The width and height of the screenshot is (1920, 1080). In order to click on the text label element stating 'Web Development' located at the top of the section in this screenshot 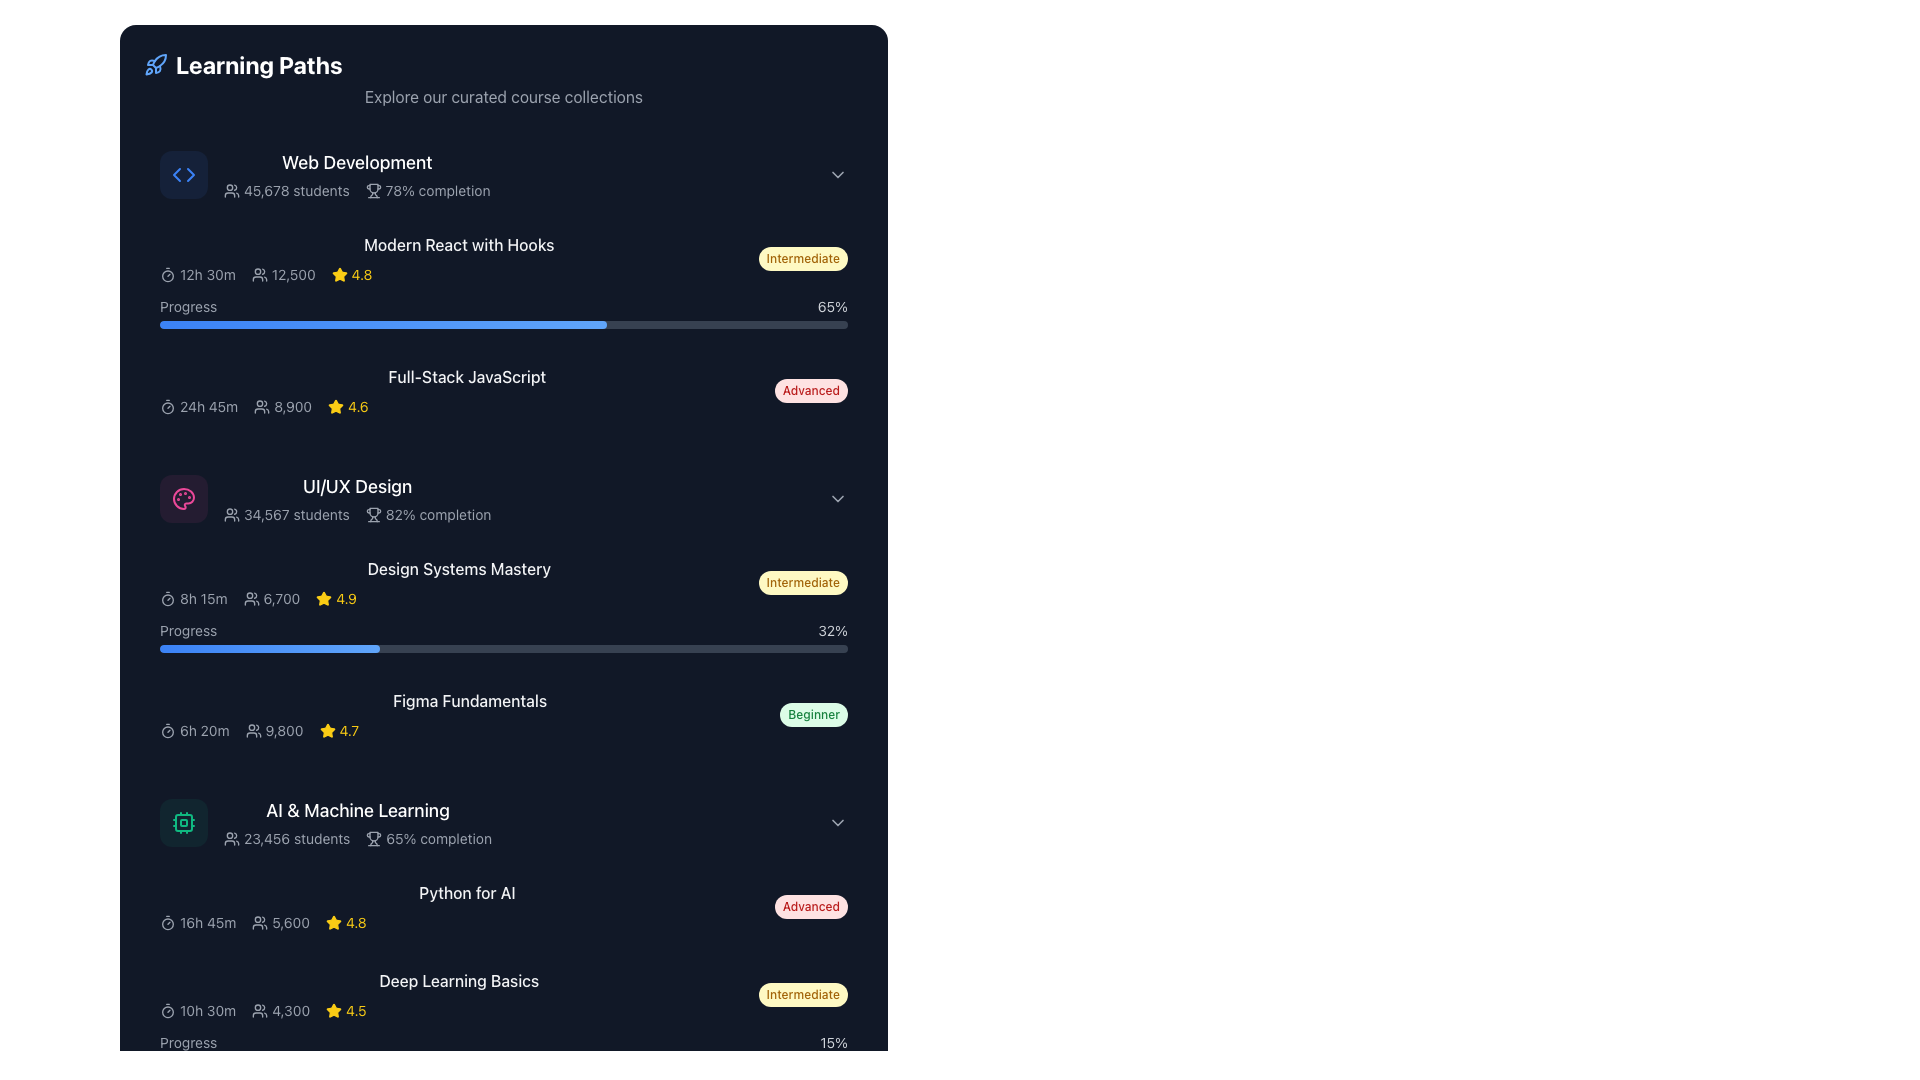, I will do `click(357, 161)`.